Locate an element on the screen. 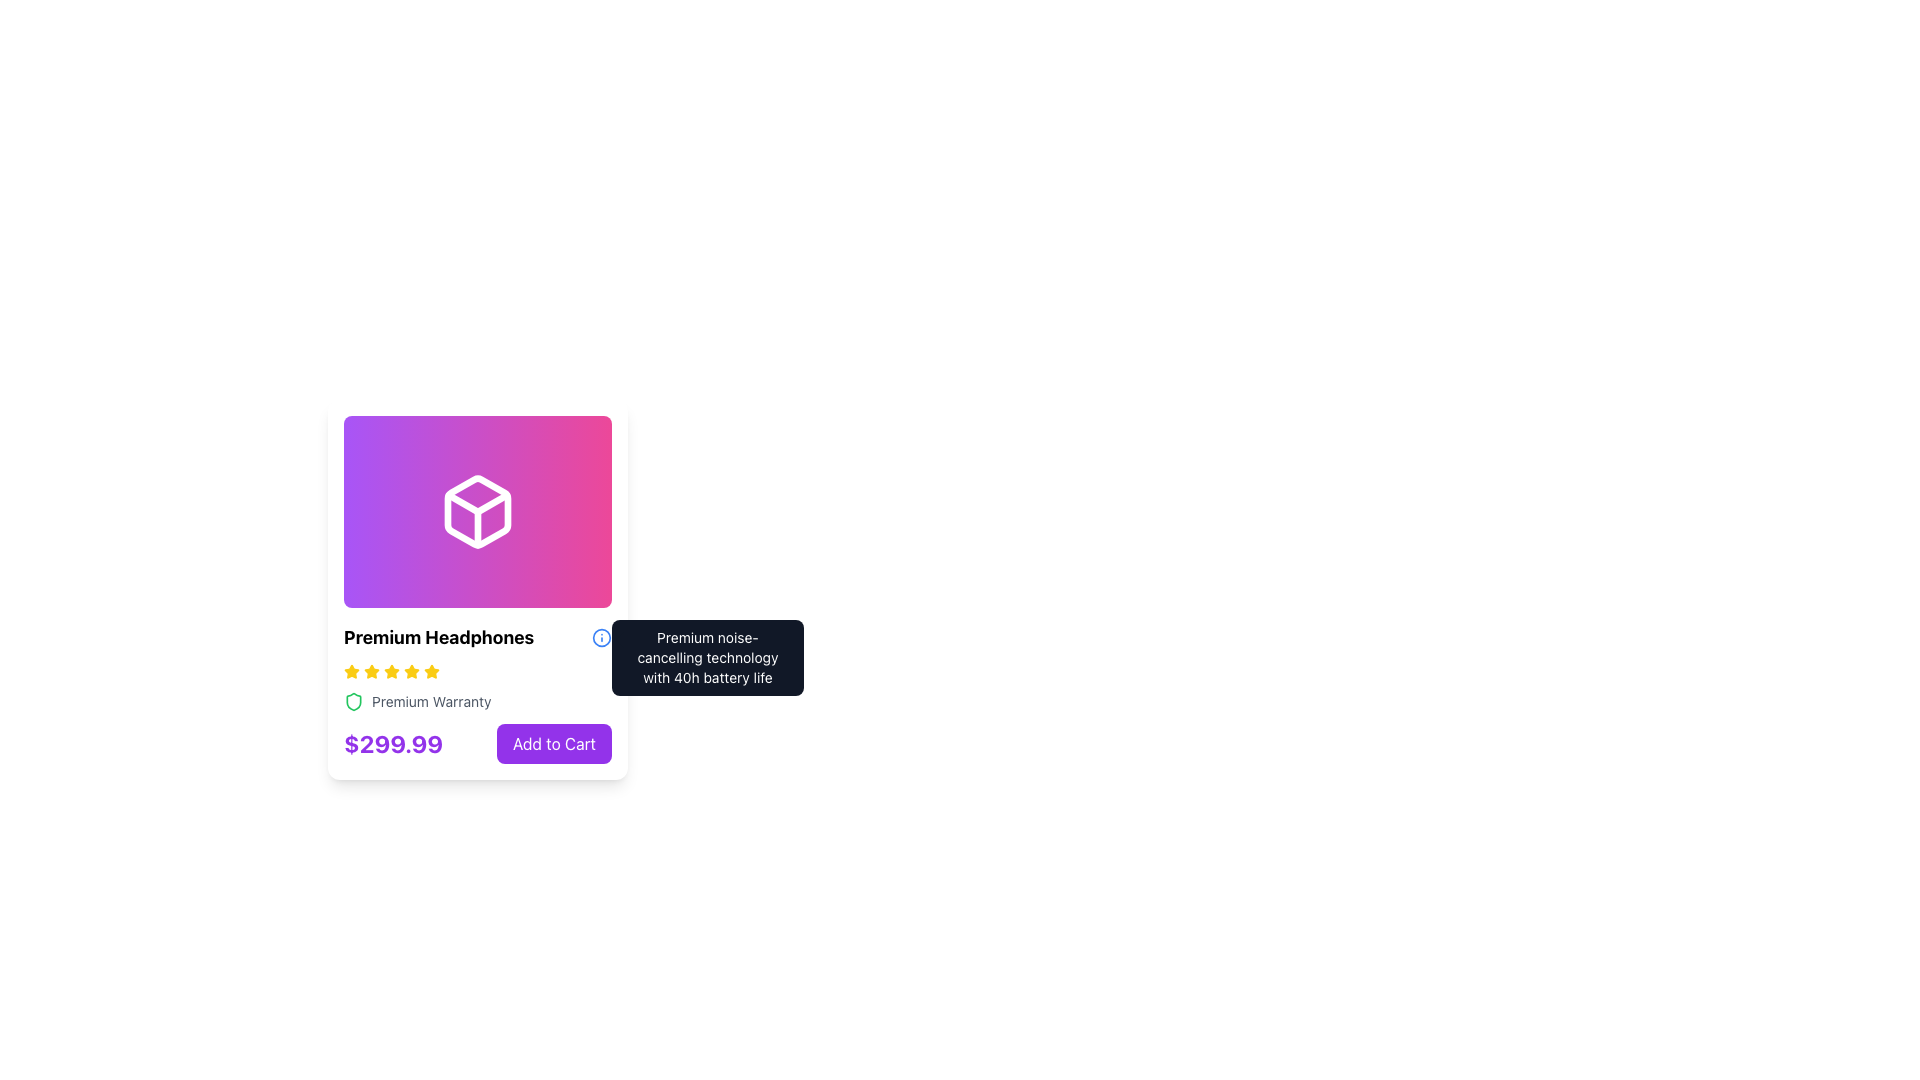 This screenshot has width=1920, height=1080. the informational text indicating the optional premium warranty offer located below the 'Premium Headphones' title and rating stars, above the price section and 'Add to Cart' button is located at coordinates (477, 701).